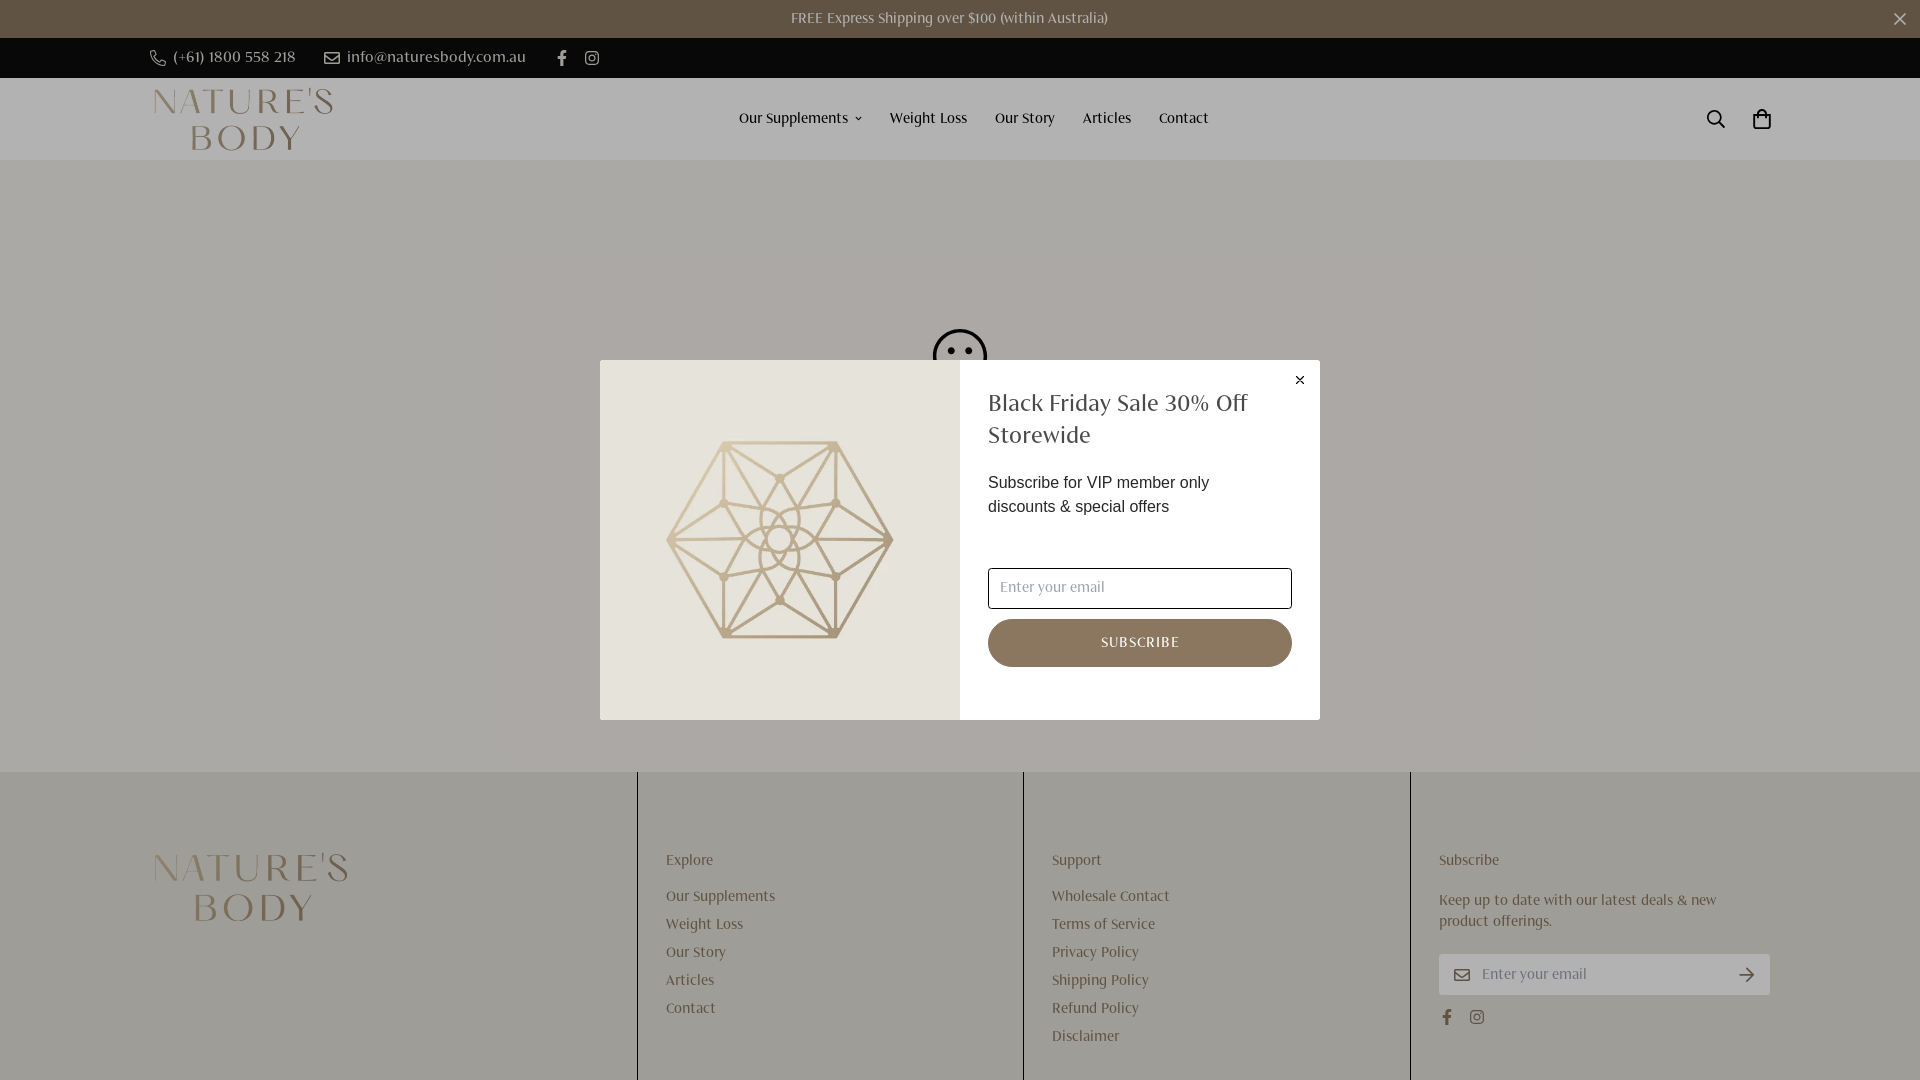 This screenshot has width=1920, height=1080. I want to click on 'Wholesale Contact', so click(1050, 896).